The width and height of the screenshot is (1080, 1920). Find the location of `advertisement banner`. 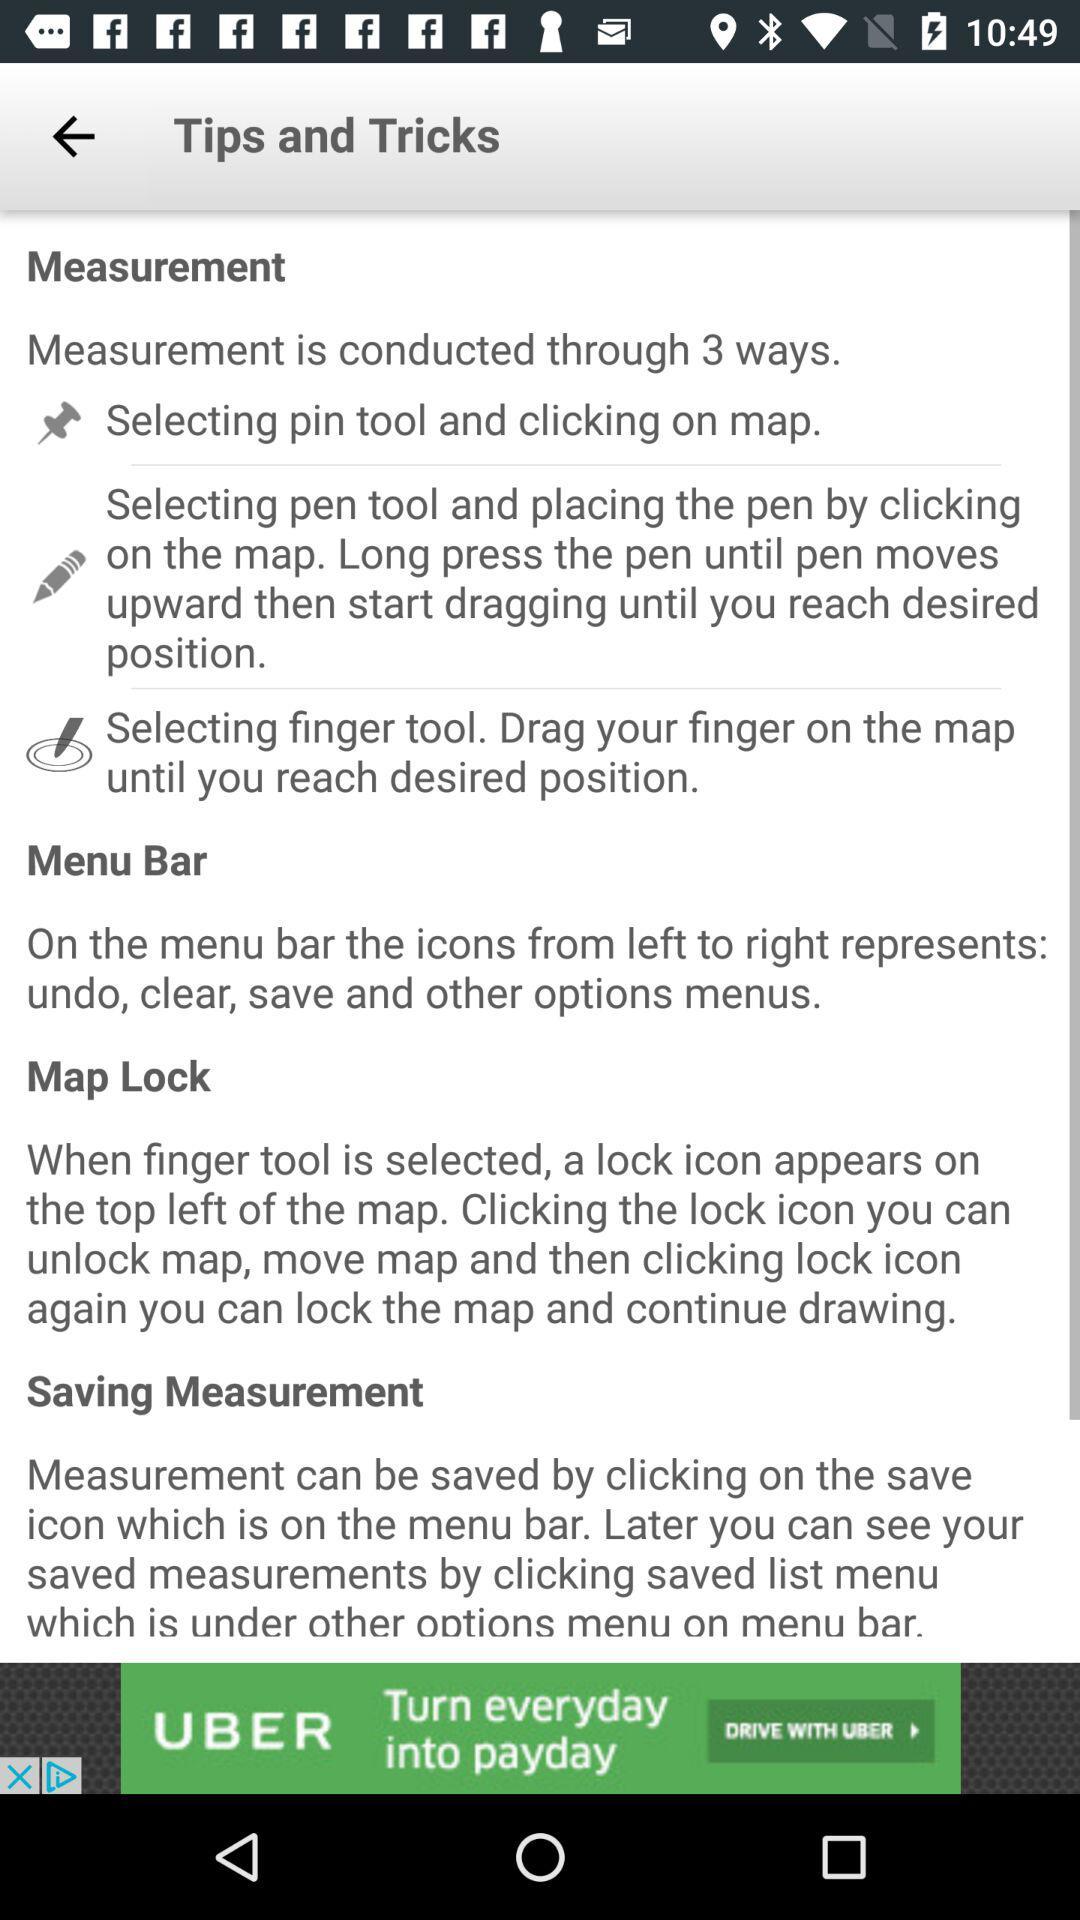

advertisement banner is located at coordinates (540, 1727).